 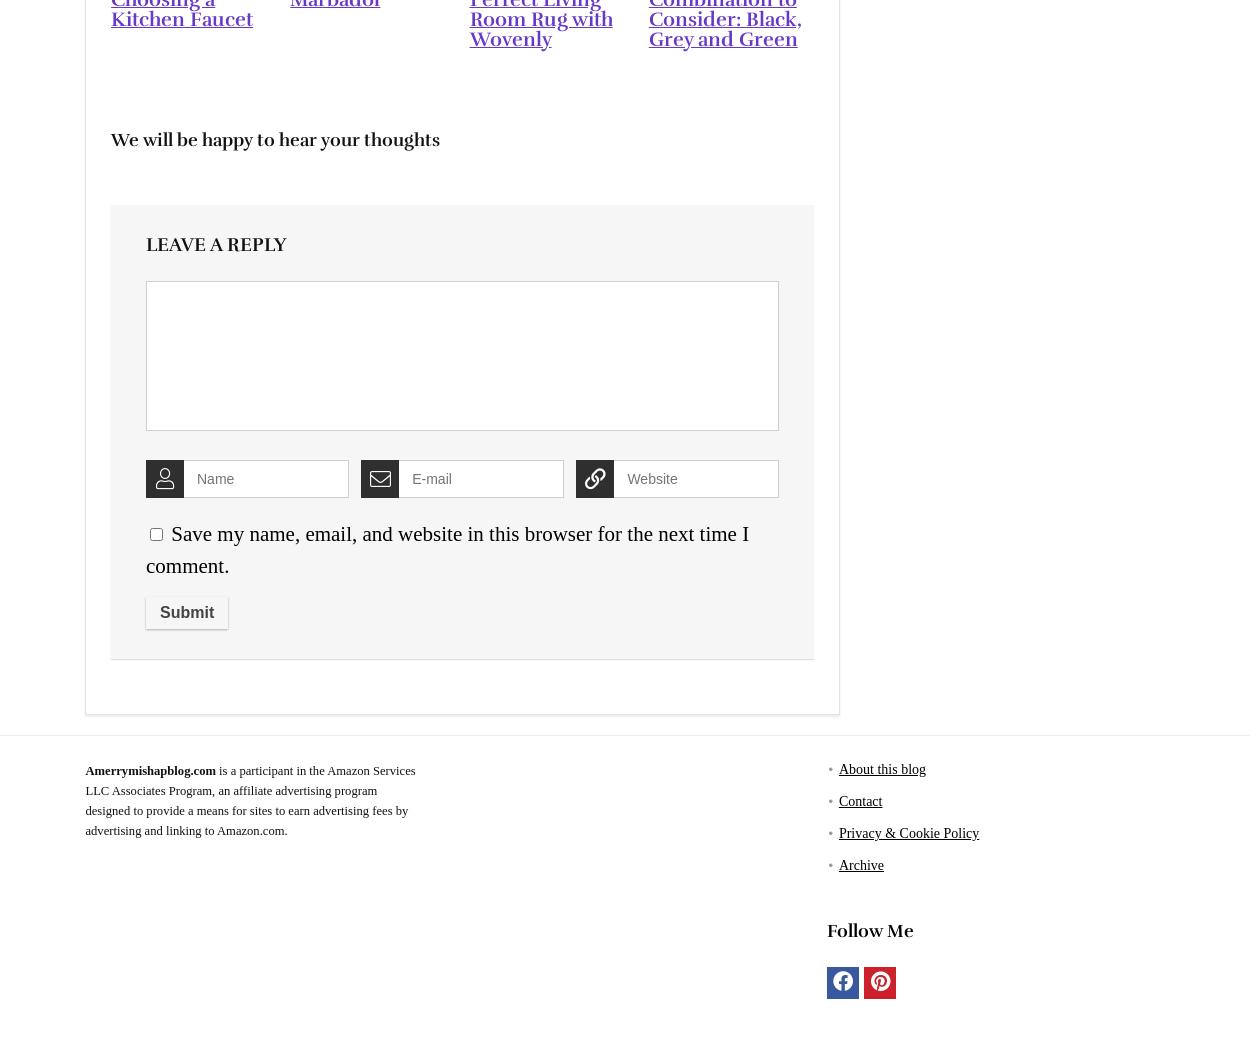 I want to click on 'Privacy & Cookie Policy', so click(x=908, y=832).